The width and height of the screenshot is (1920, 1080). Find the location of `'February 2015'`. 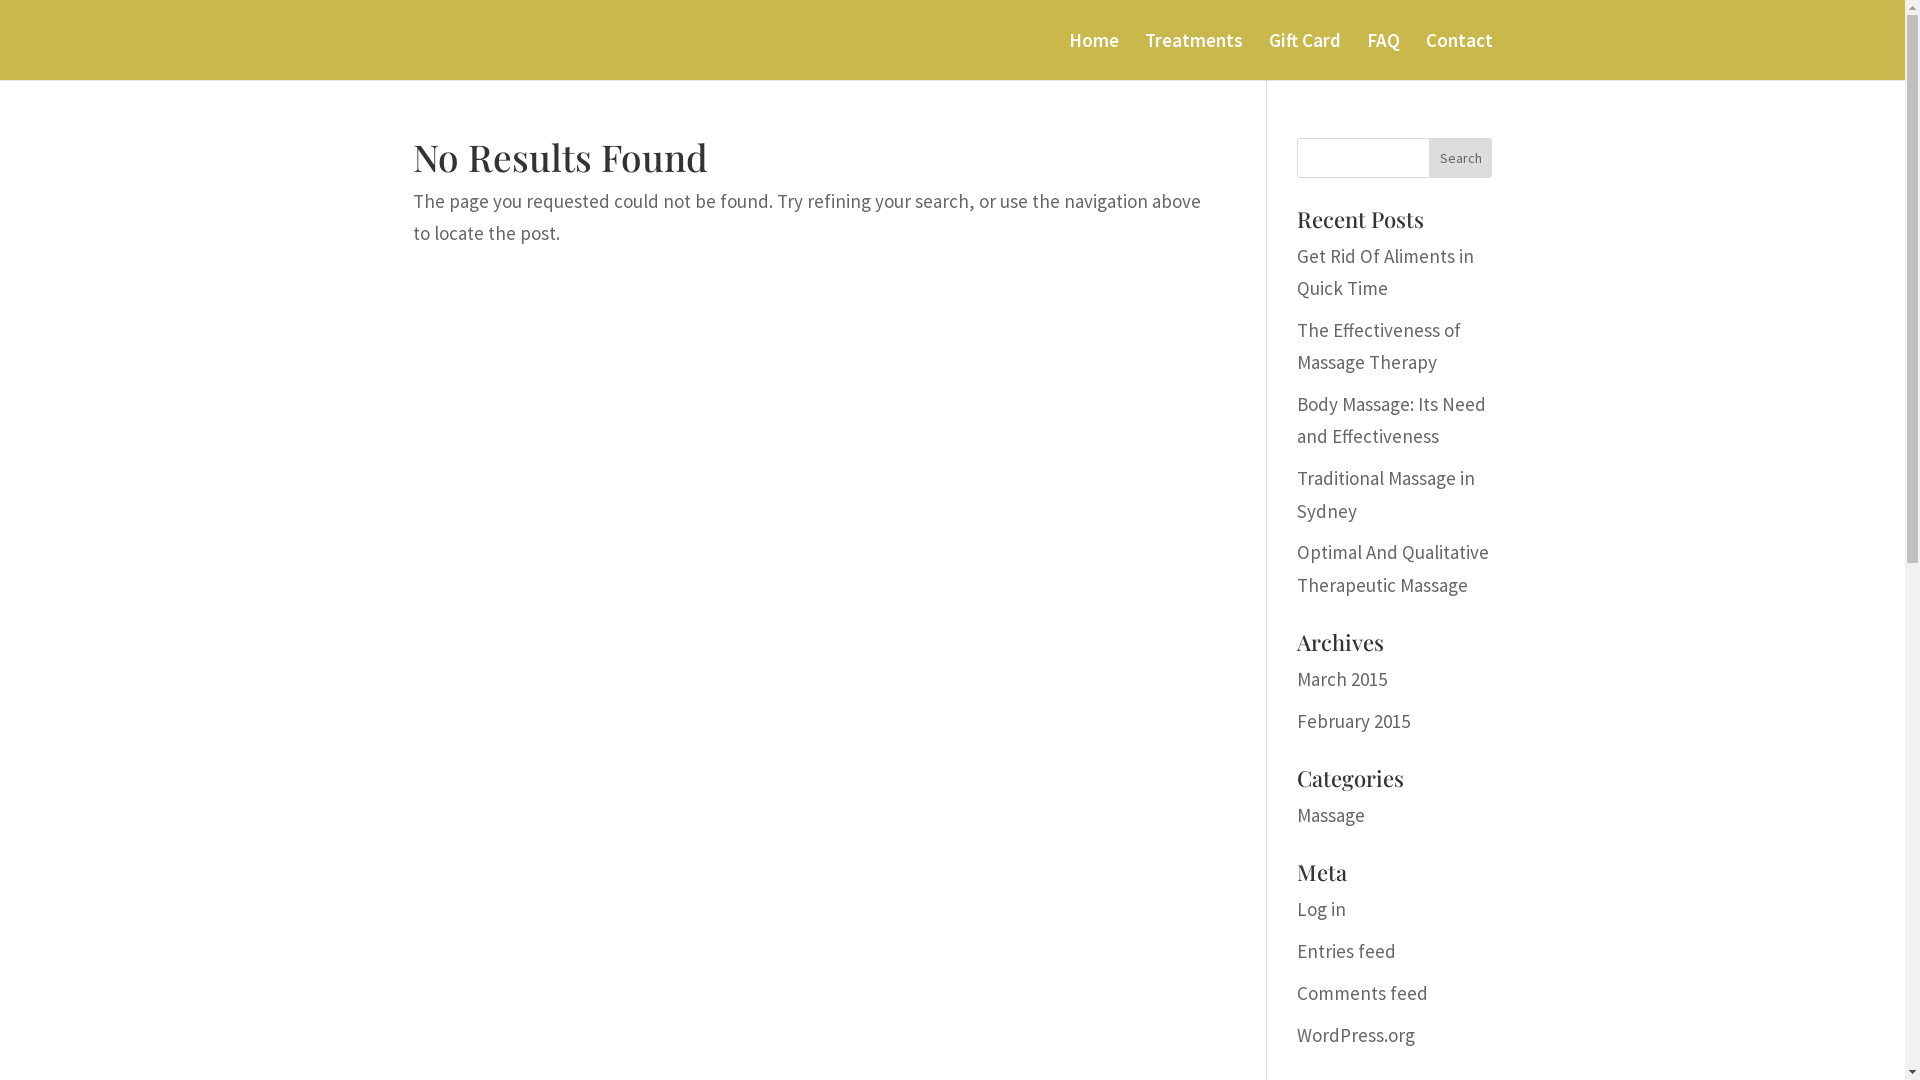

'February 2015' is located at coordinates (1296, 721).